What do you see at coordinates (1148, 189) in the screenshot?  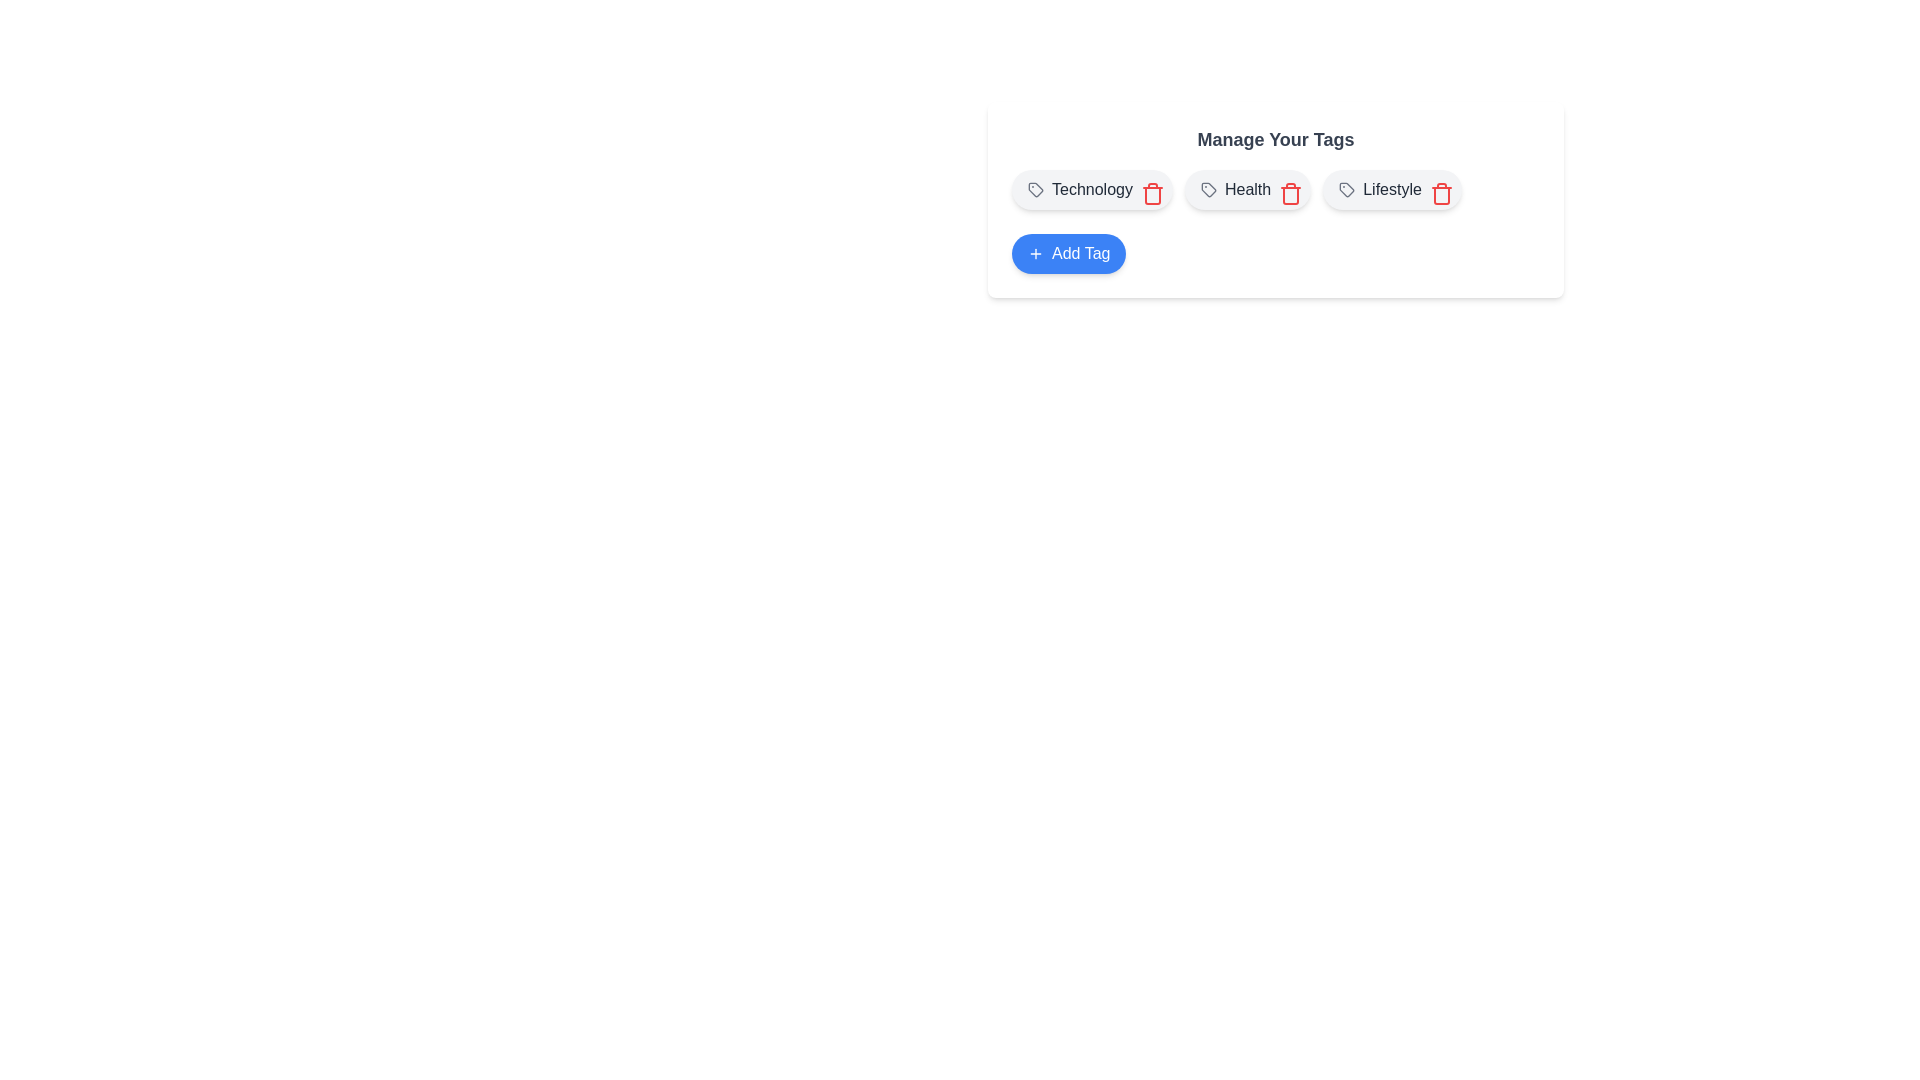 I see `the delete button for the tag labeled Technology` at bounding box center [1148, 189].